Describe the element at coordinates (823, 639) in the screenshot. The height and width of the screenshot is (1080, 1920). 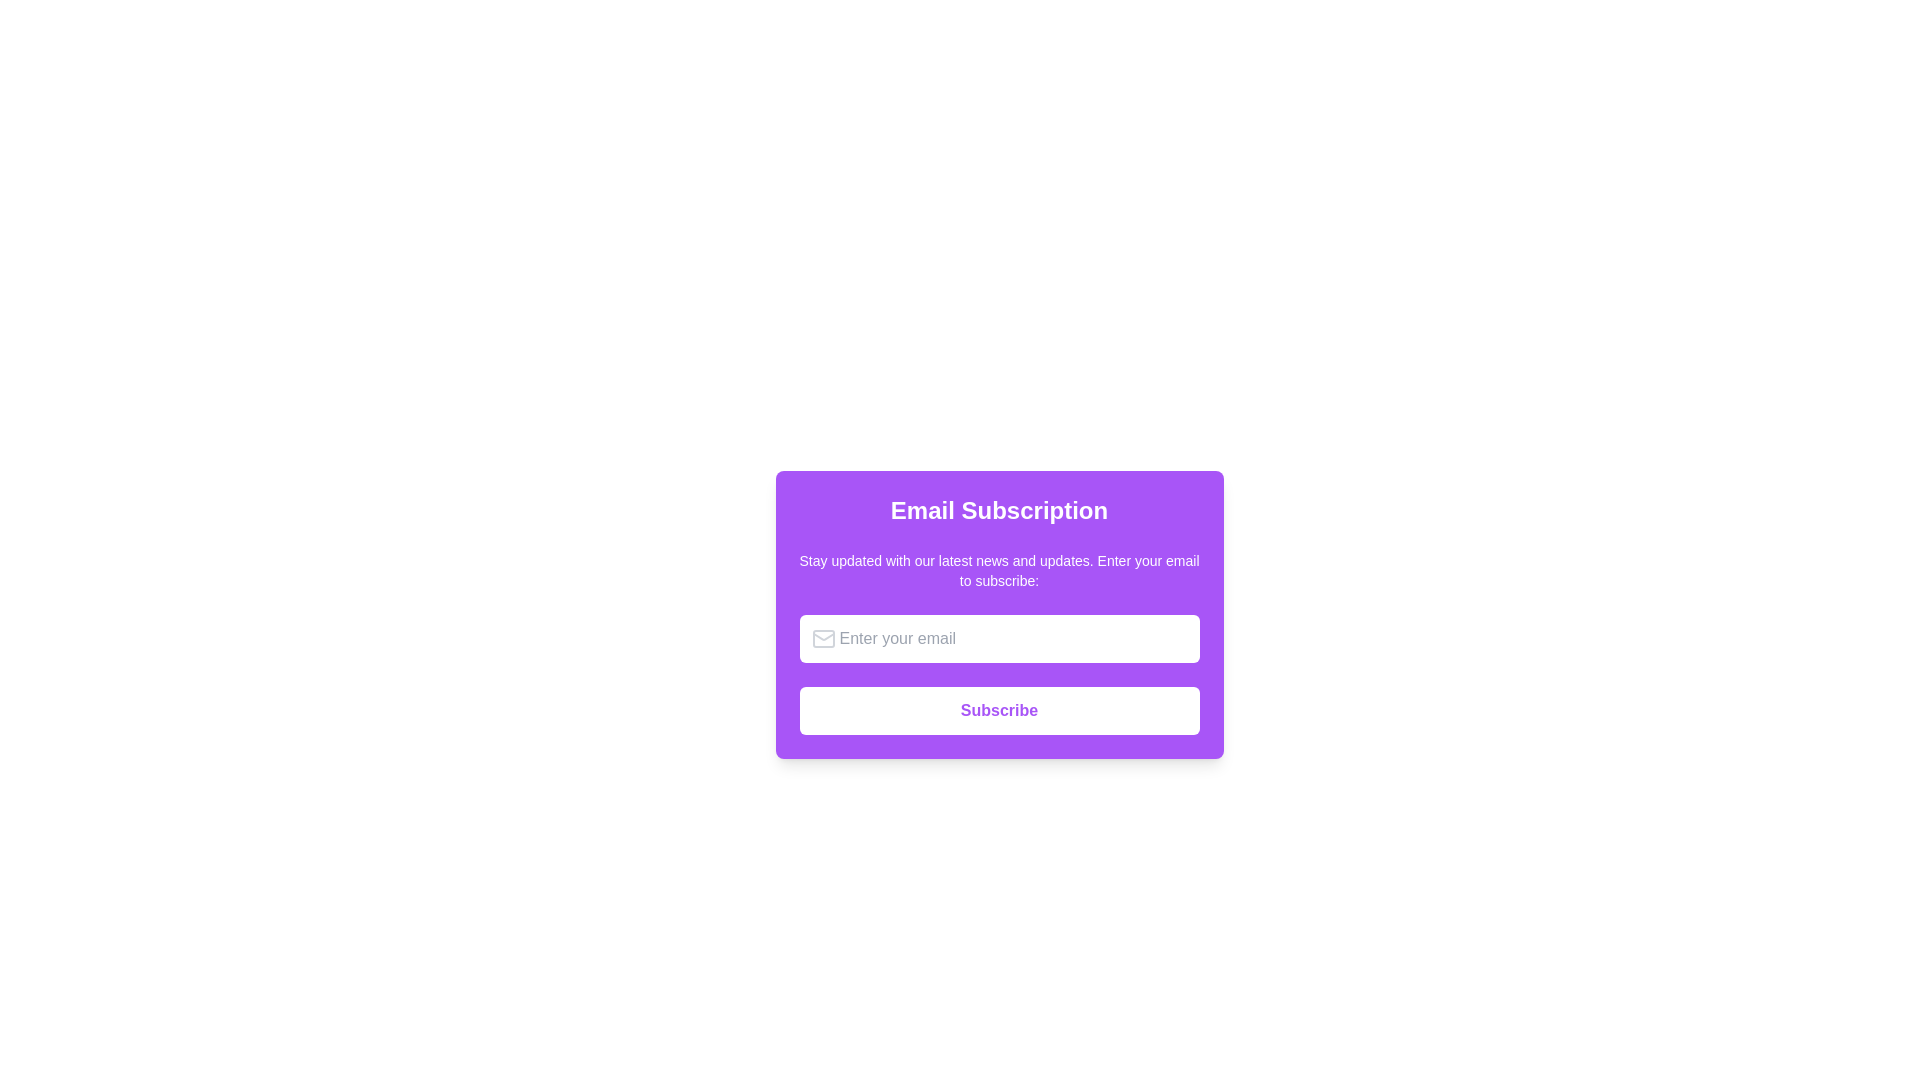
I see `the decorative email envelope icon, which is an SVG element located to the left of the 'Enter your email' input field` at that location.